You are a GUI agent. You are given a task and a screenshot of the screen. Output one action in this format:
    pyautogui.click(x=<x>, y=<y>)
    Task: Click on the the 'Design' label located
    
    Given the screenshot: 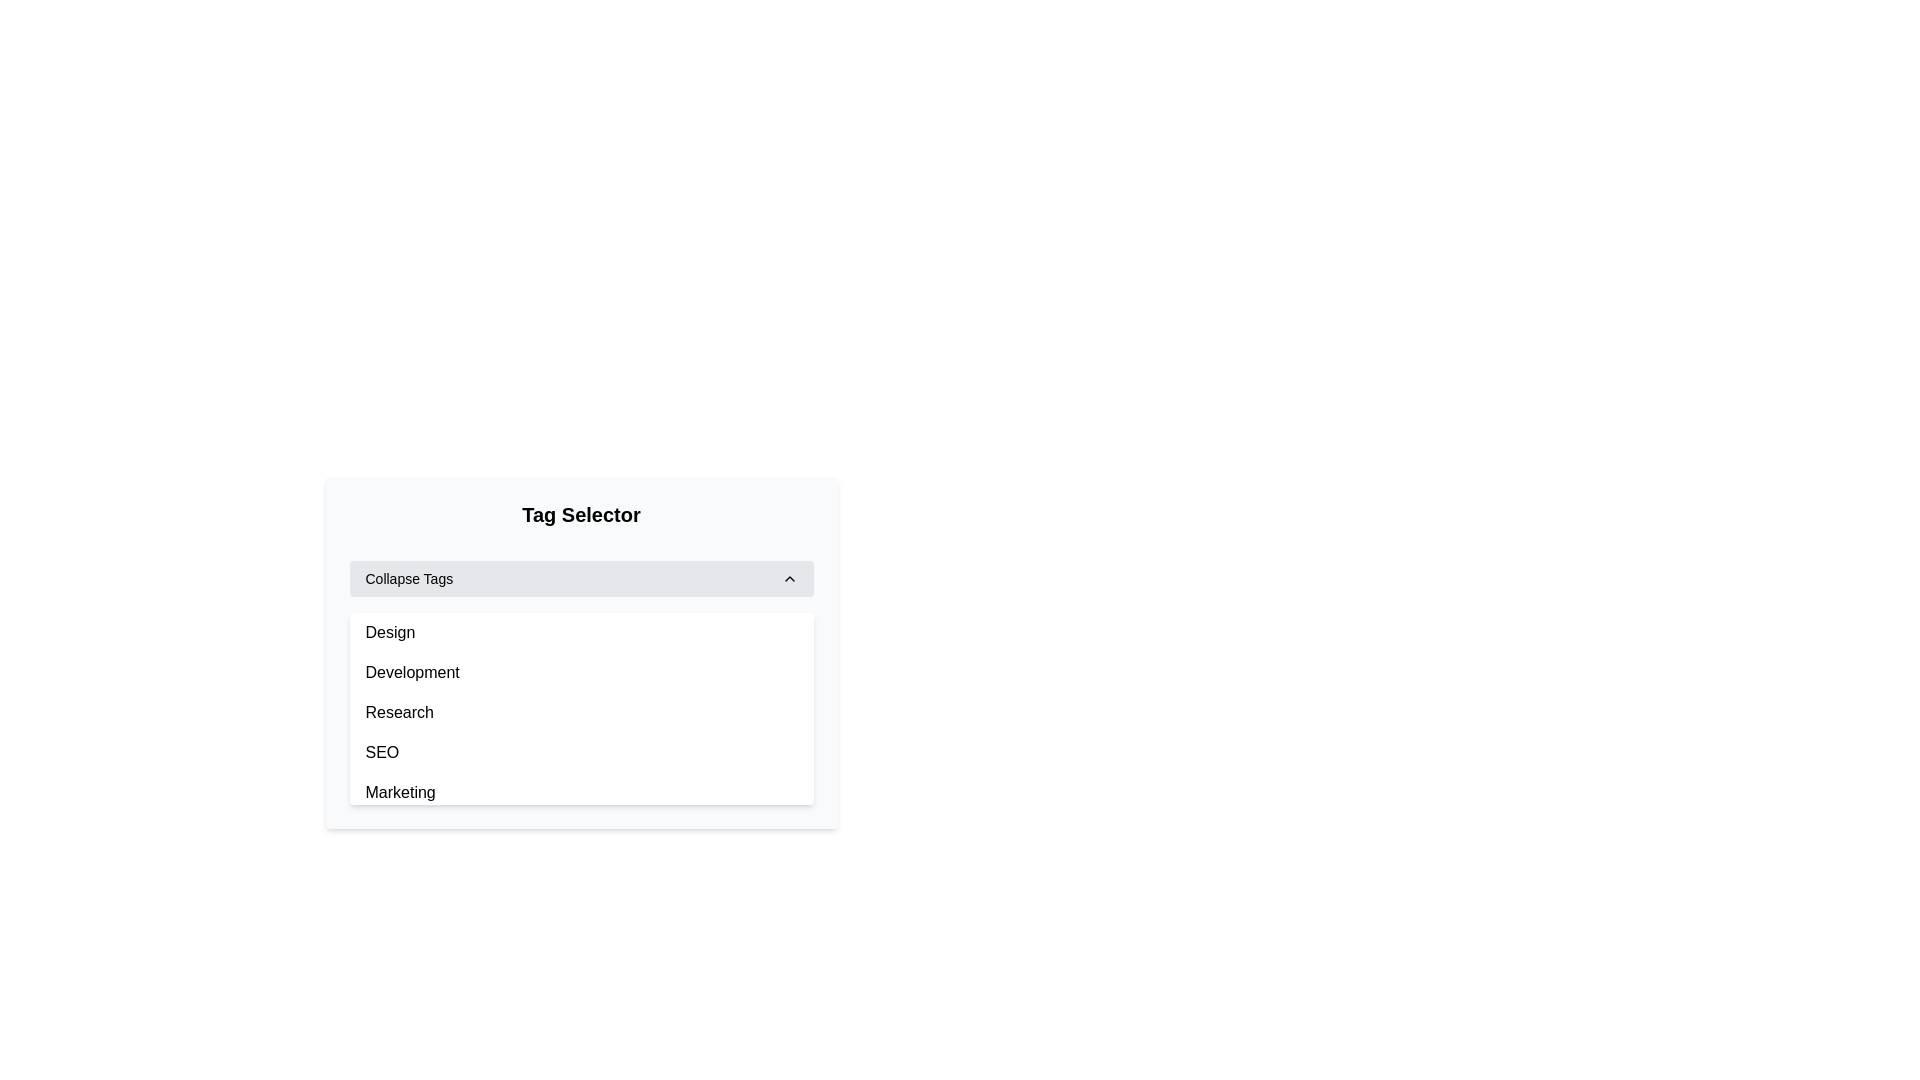 What is the action you would take?
    pyautogui.click(x=390, y=632)
    